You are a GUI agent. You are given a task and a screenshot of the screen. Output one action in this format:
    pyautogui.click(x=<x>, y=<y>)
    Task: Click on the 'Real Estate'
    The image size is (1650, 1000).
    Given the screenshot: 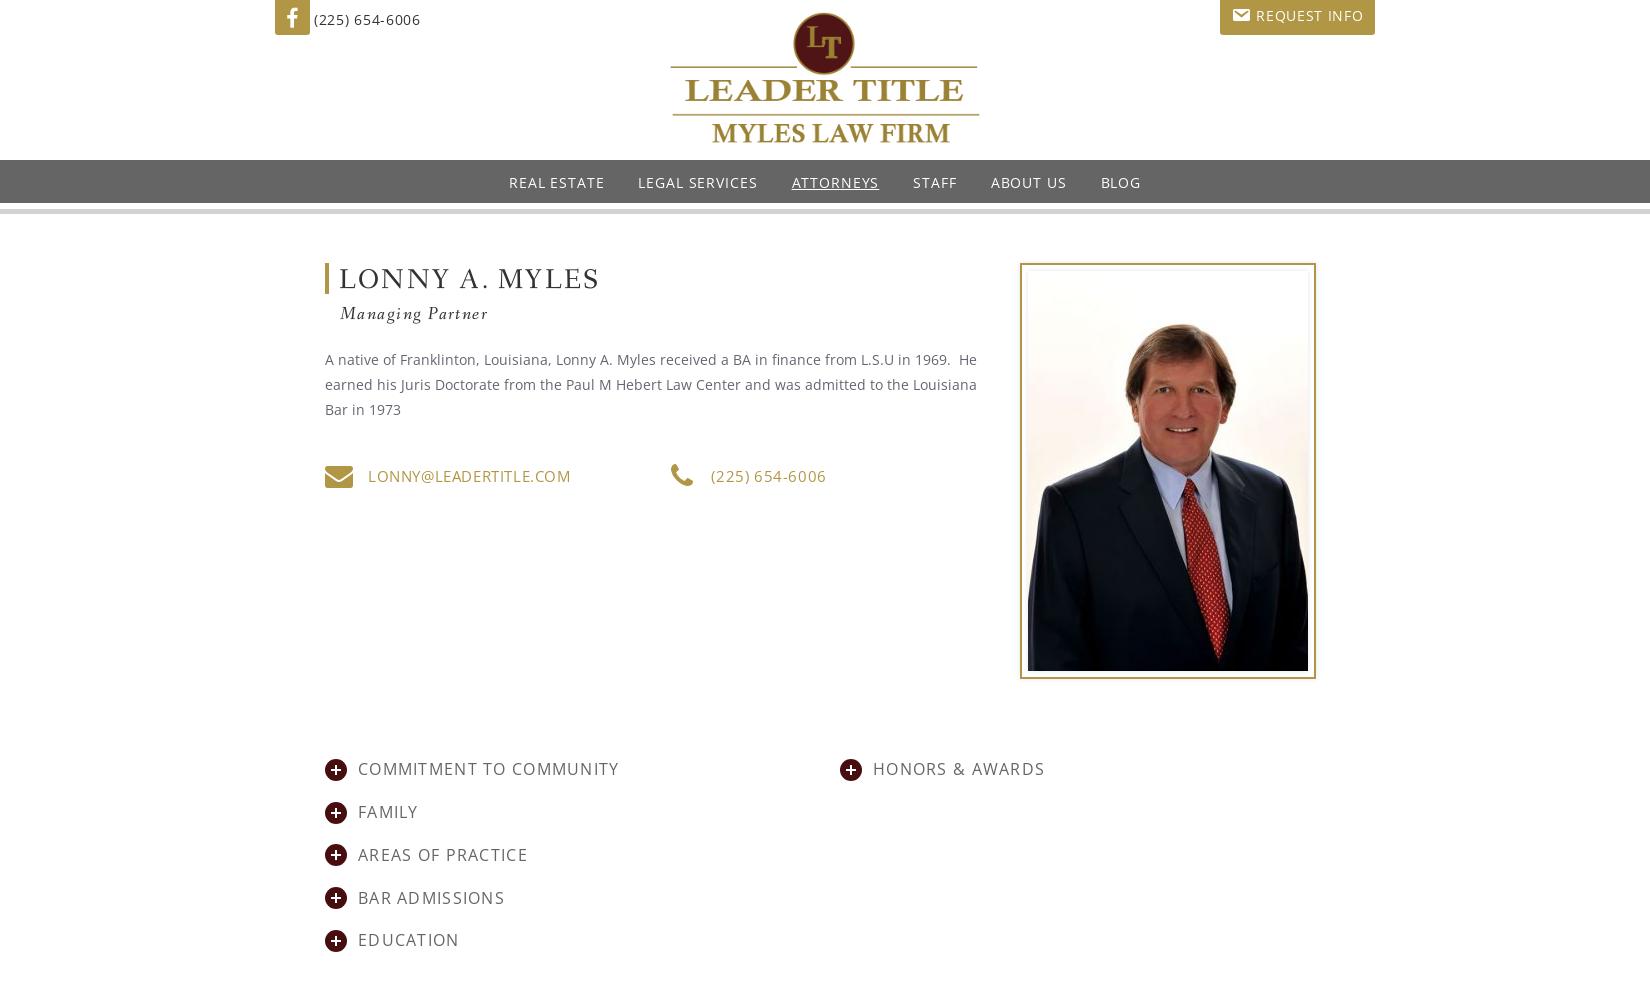 What is the action you would take?
    pyautogui.click(x=555, y=182)
    